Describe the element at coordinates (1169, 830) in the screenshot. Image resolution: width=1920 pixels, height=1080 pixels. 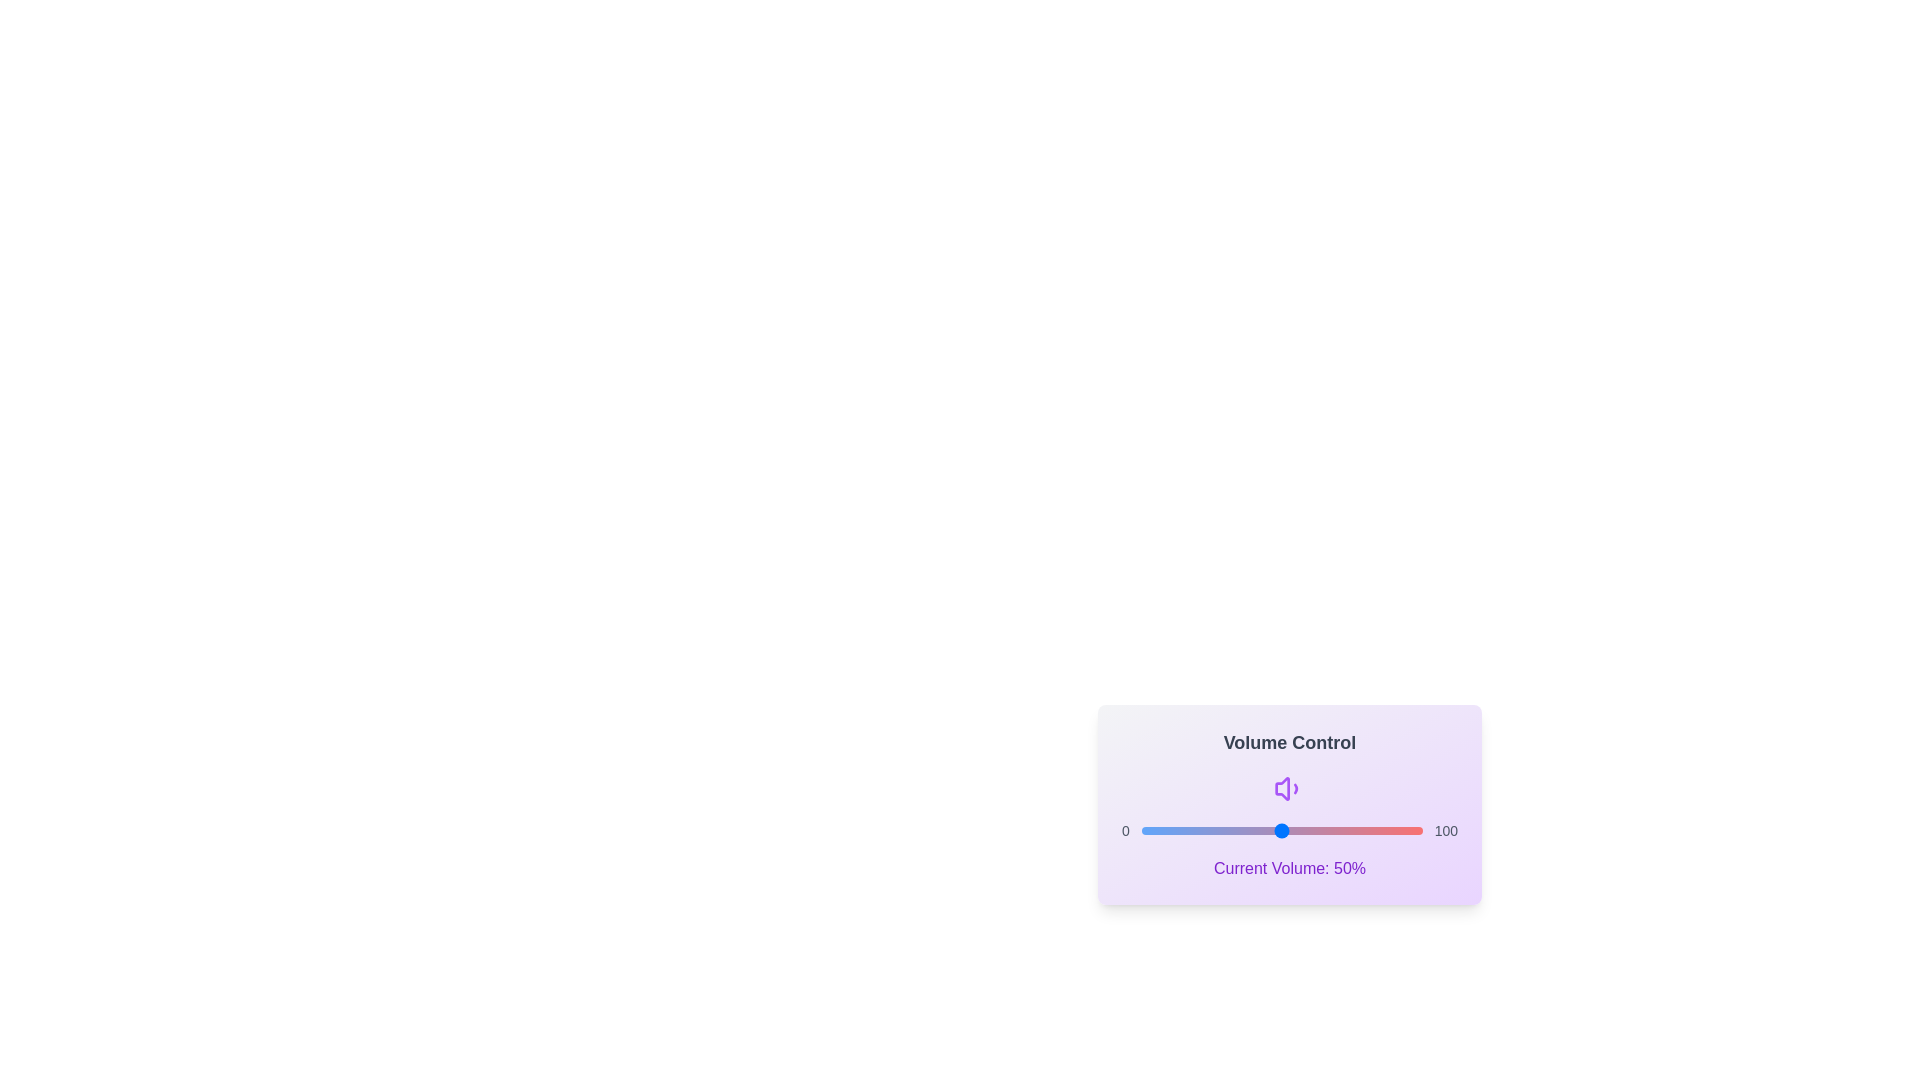
I see `the volume slider to set the volume to 10%` at that location.